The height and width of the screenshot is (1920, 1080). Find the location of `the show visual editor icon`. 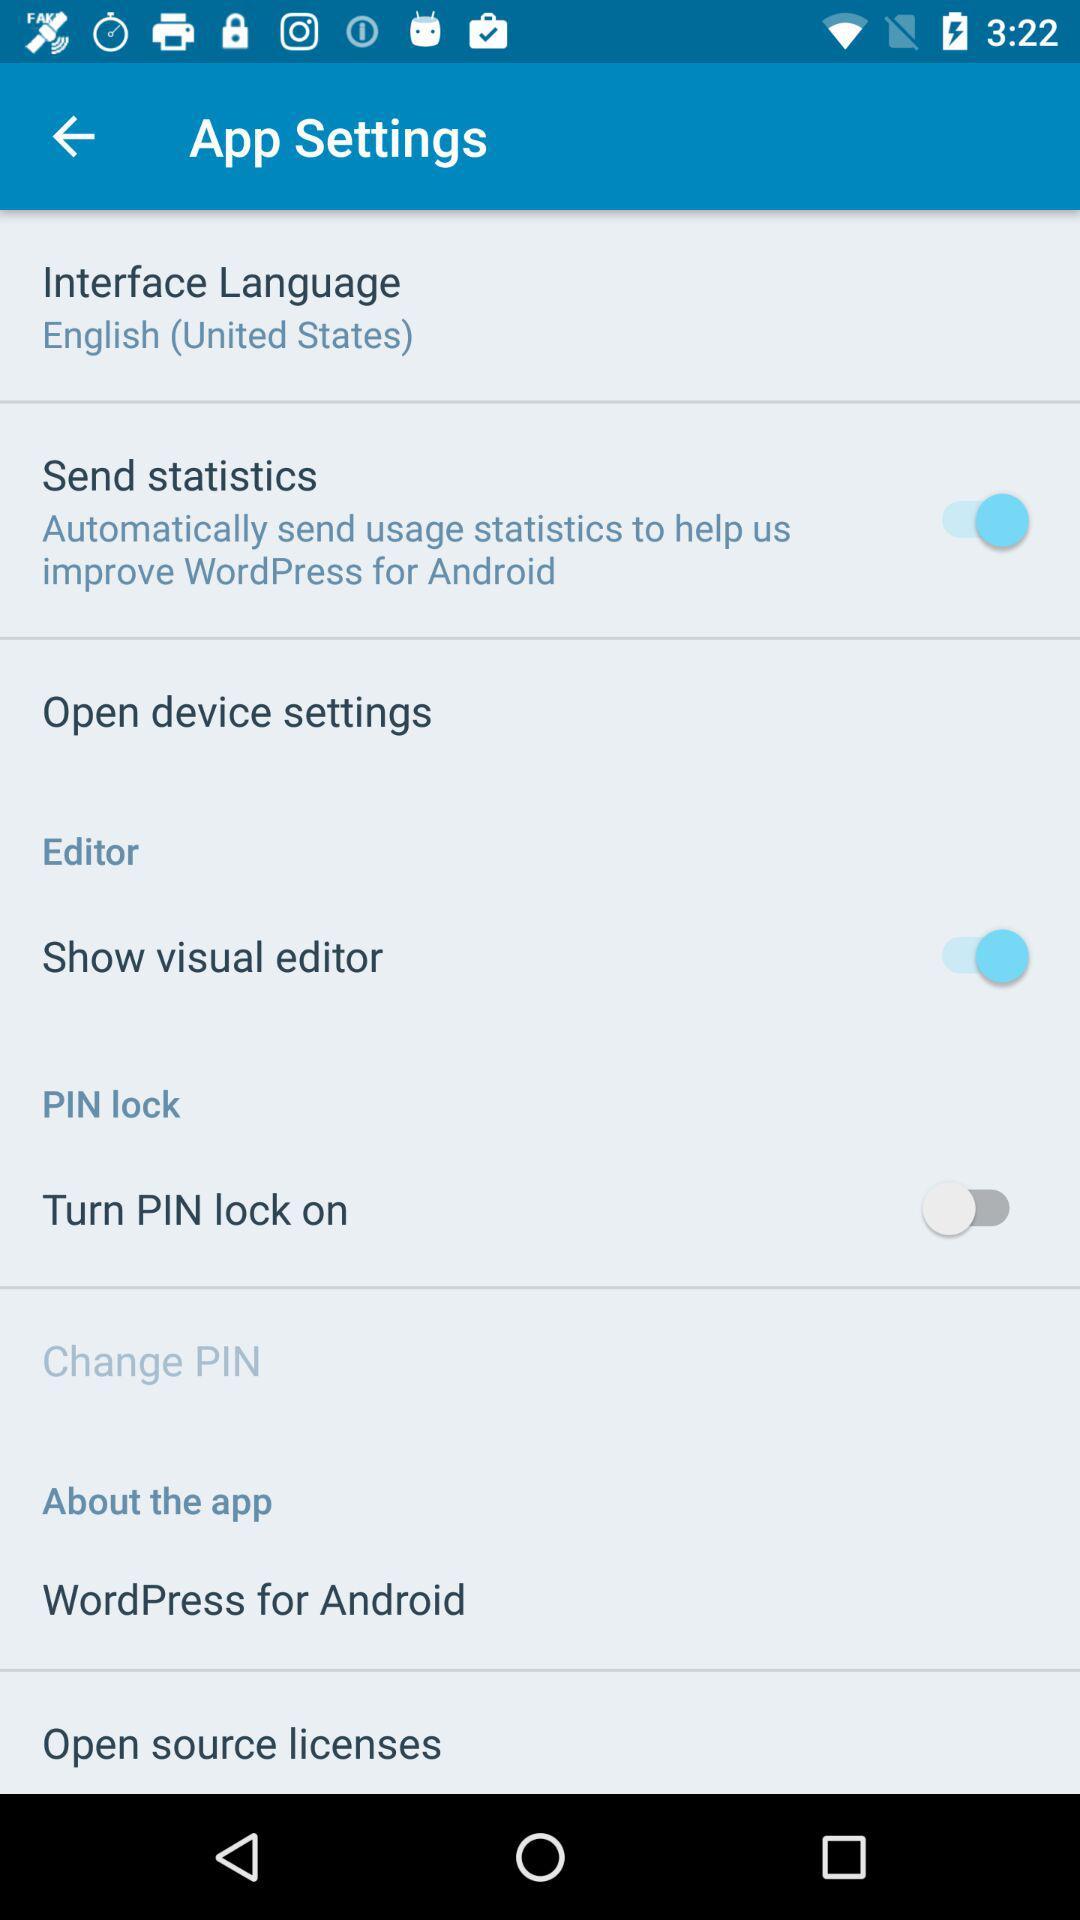

the show visual editor icon is located at coordinates (212, 954).